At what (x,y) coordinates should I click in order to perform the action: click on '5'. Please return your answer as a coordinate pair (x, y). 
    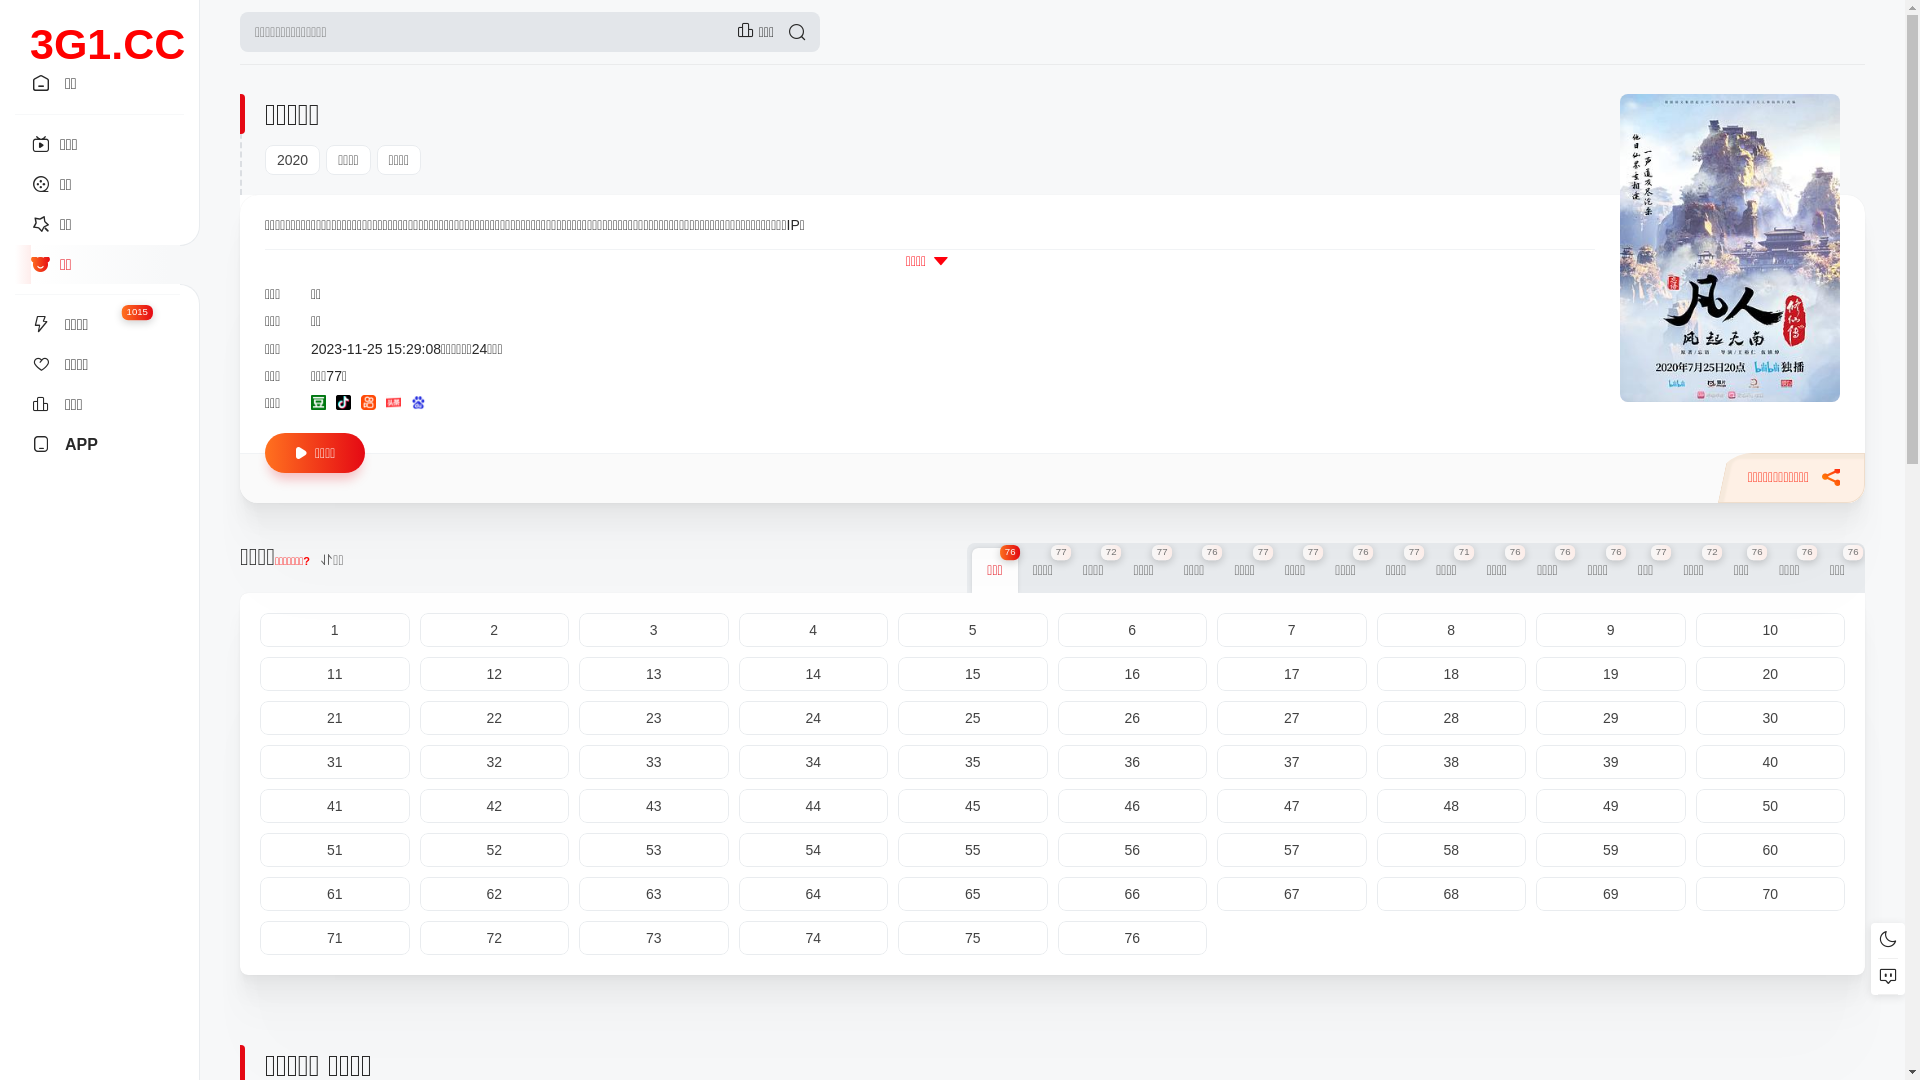
    Looking at the image, I should click on (896, 628).